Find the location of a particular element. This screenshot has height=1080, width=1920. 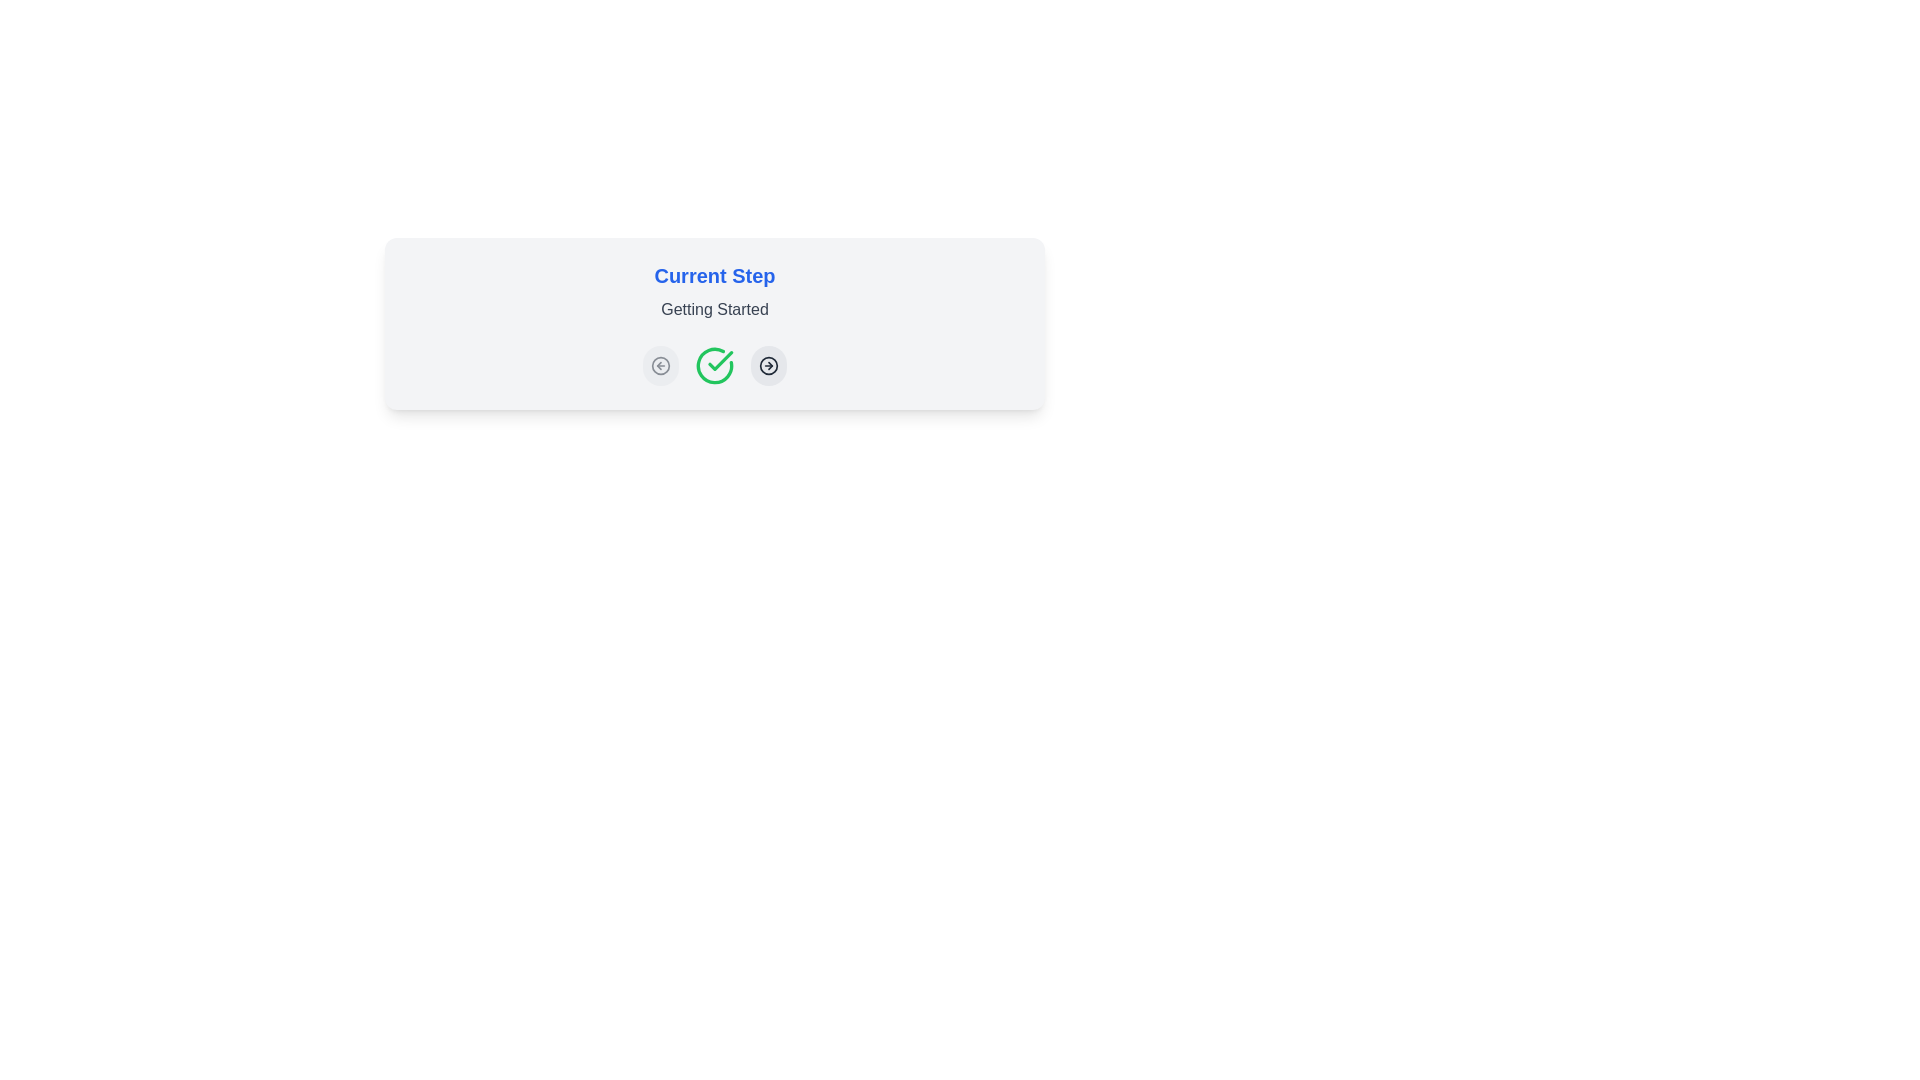

text content of the Heading with a subtitle element that displays 'Current Step' in bold blue and 'Getting Started' in regular gray is located at coordinates (715, 292).